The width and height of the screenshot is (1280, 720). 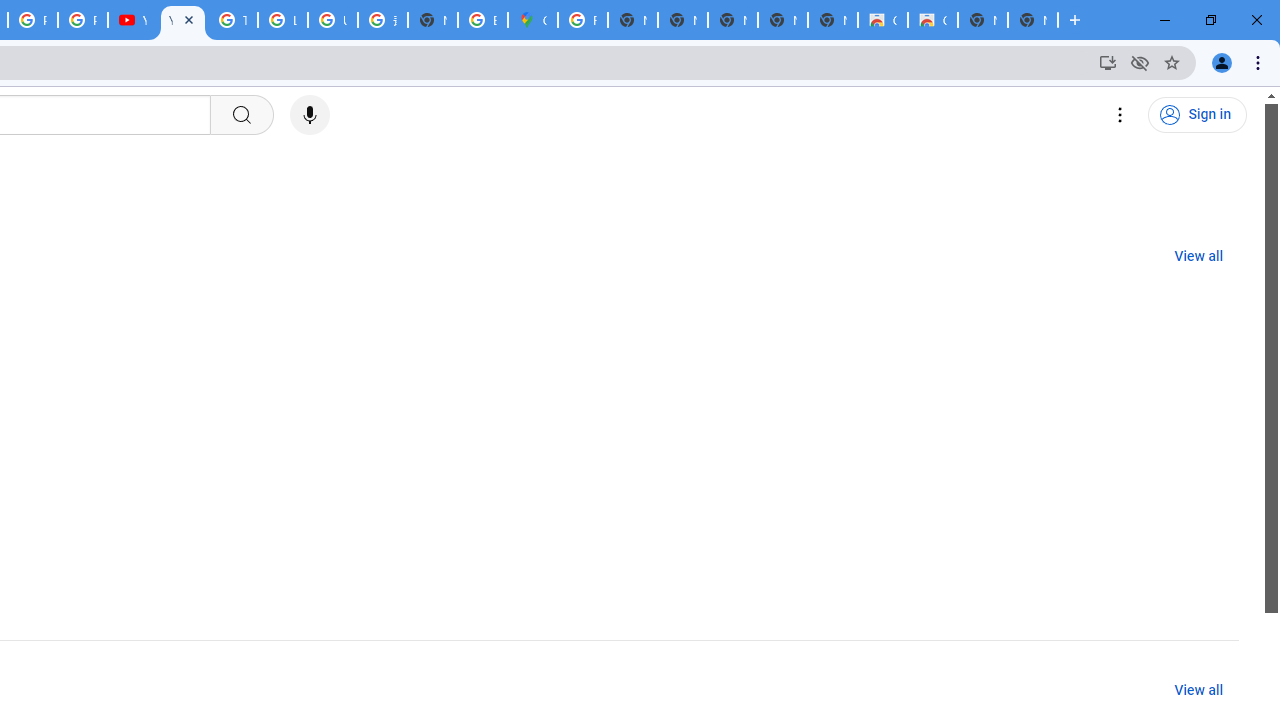 What do you see at coordinates (183, 20) in the screenshot?
I see `'YouTube'` at bounding box center [183, 20].